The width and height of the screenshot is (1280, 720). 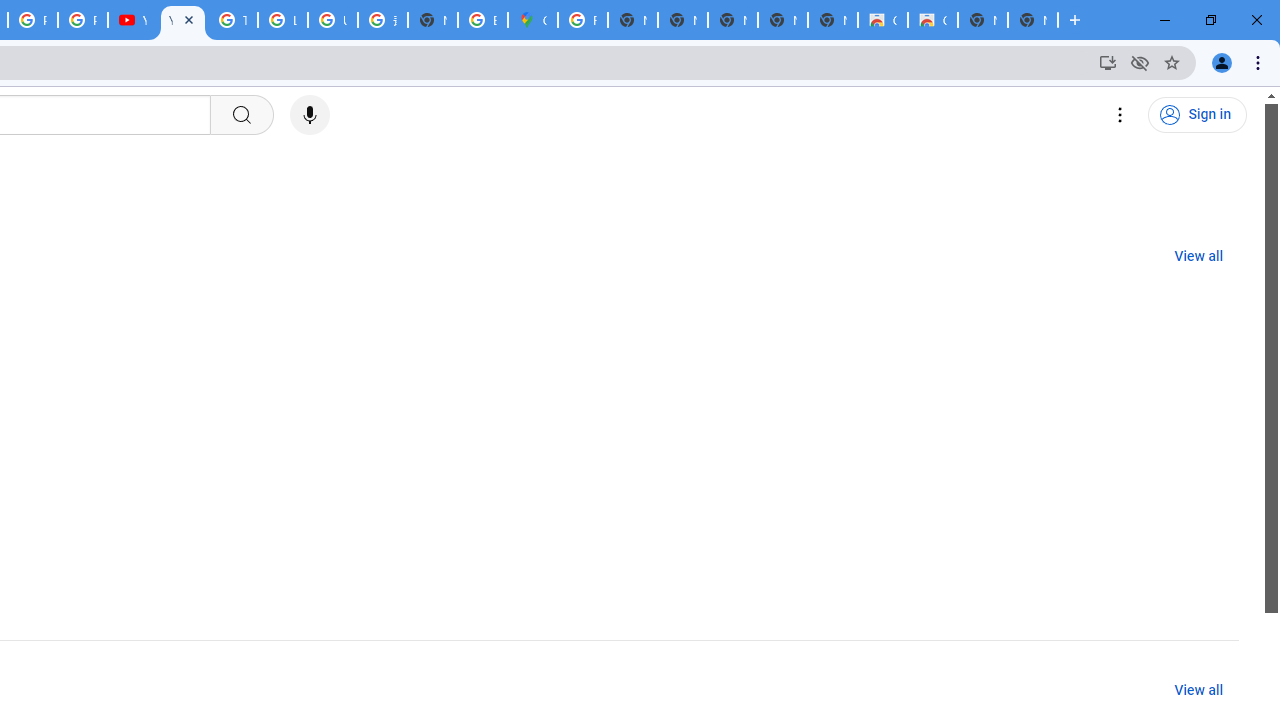 What do you see at coordinates (183, 20) in the screenshot?
I see `'YouTube'` at bounding box center [183, 20].